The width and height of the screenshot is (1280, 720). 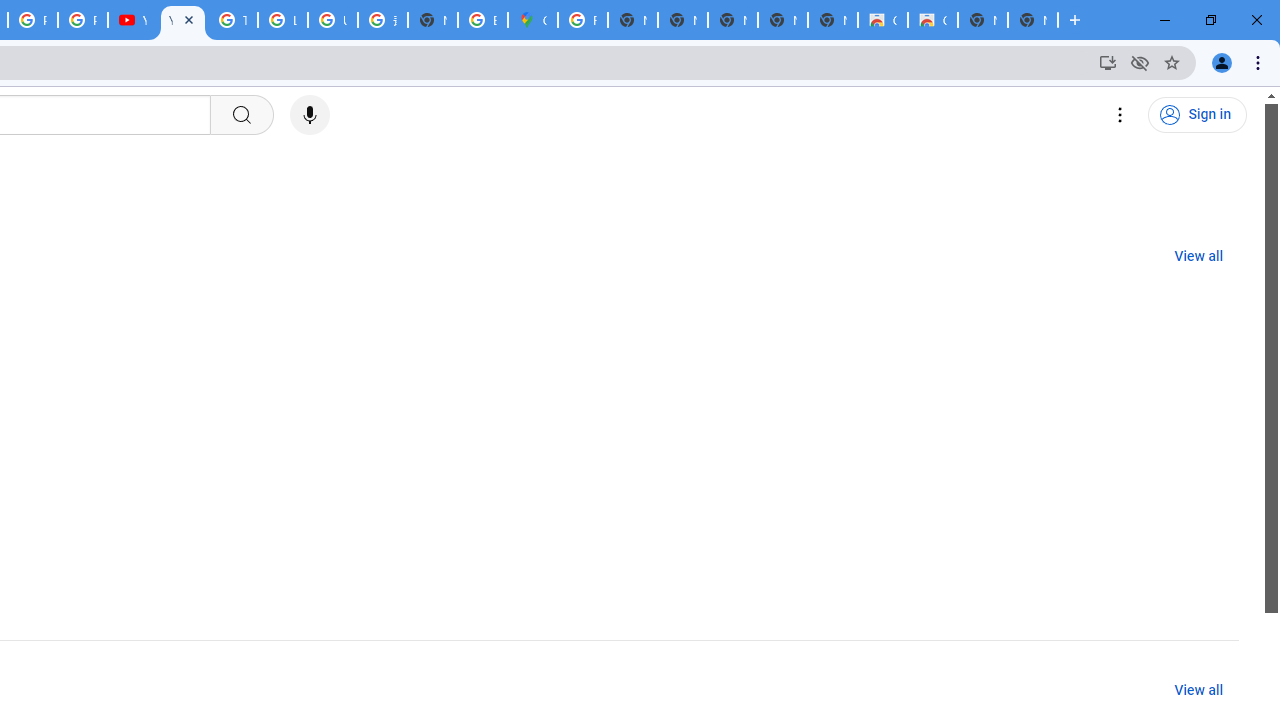 What do you see at coordinates (183, 20) in the screenshot?
I see `'YouTube'` at bounding box center [183, 20].